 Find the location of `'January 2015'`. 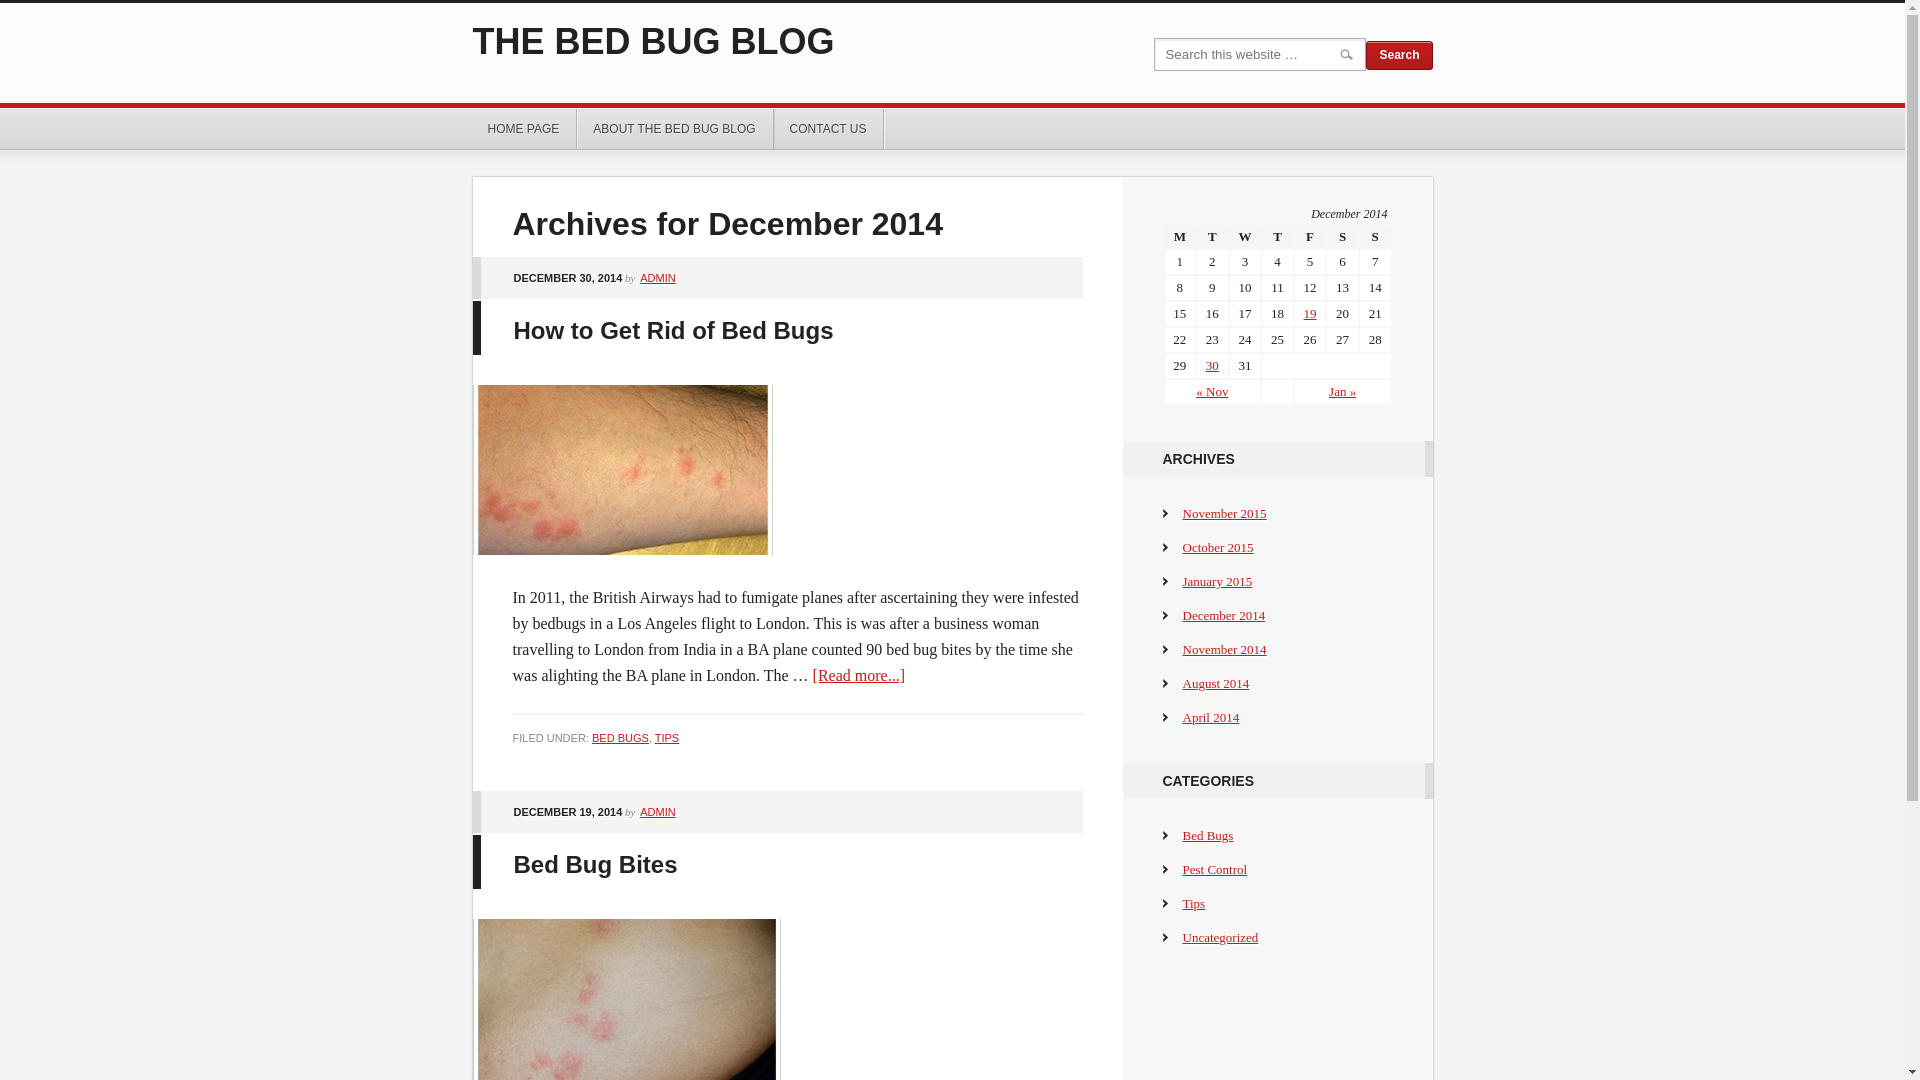

'January 2015' is located at coordinates (1216, 581).